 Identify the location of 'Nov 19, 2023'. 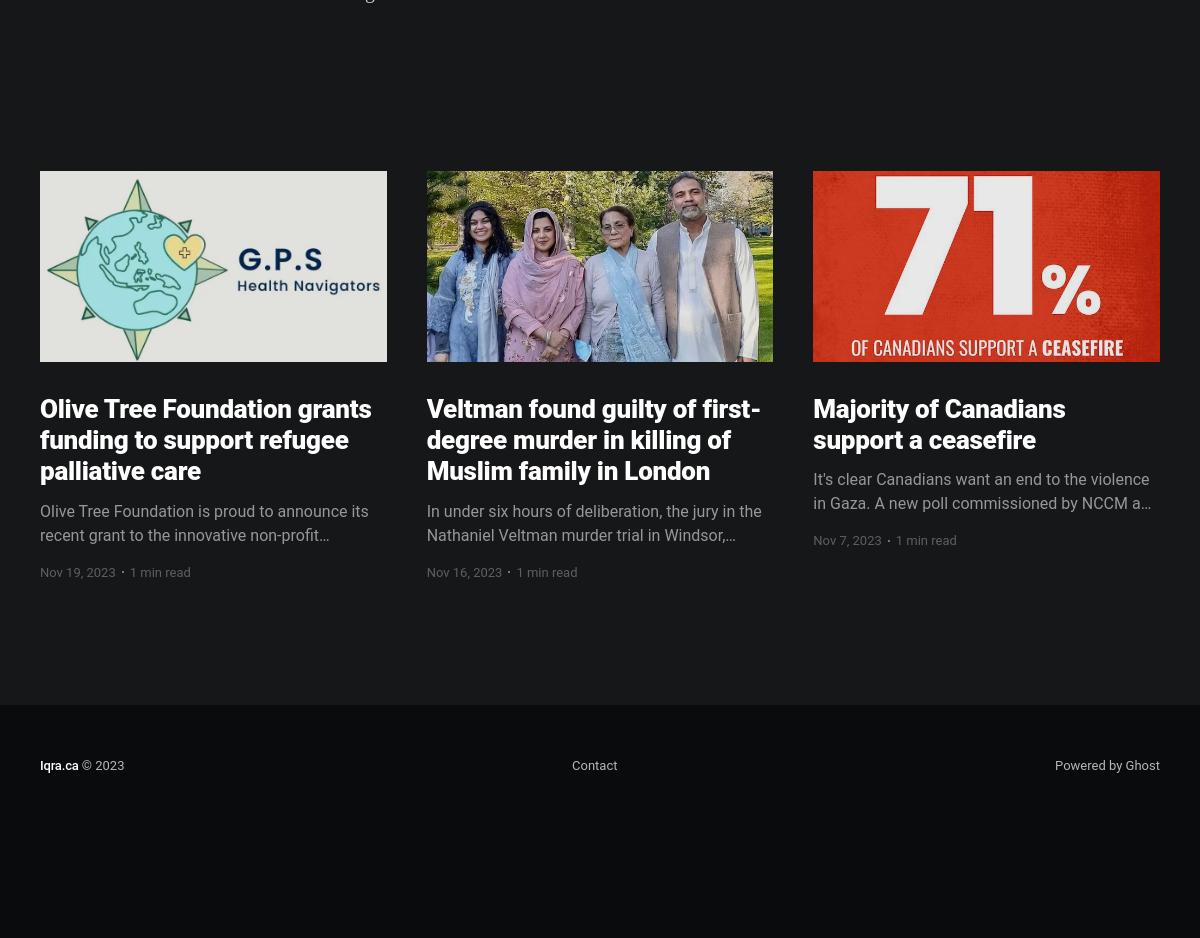
(77, 570).